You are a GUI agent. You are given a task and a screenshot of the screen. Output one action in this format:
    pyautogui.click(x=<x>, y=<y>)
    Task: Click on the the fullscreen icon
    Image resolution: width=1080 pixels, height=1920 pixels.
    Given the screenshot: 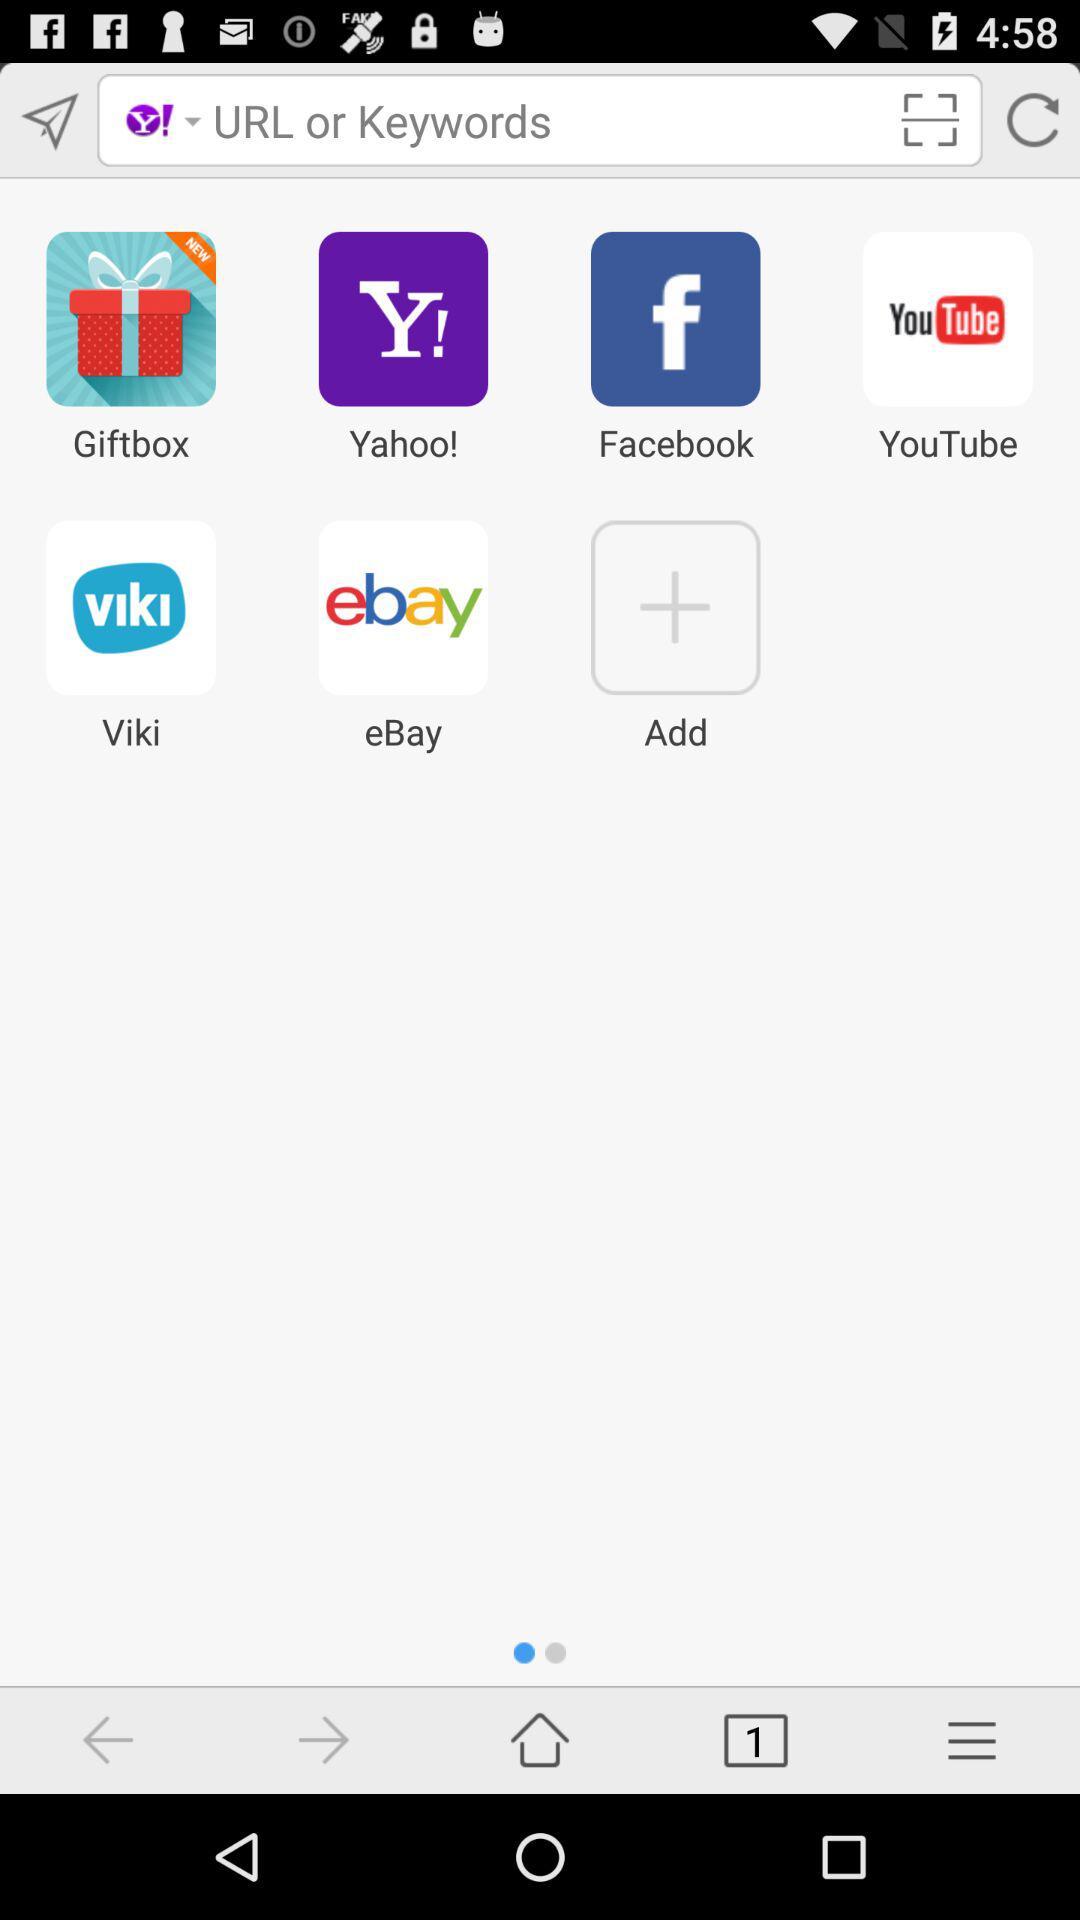 What is the action you would take?
    pyautogui.click(x=922, y=127)
    